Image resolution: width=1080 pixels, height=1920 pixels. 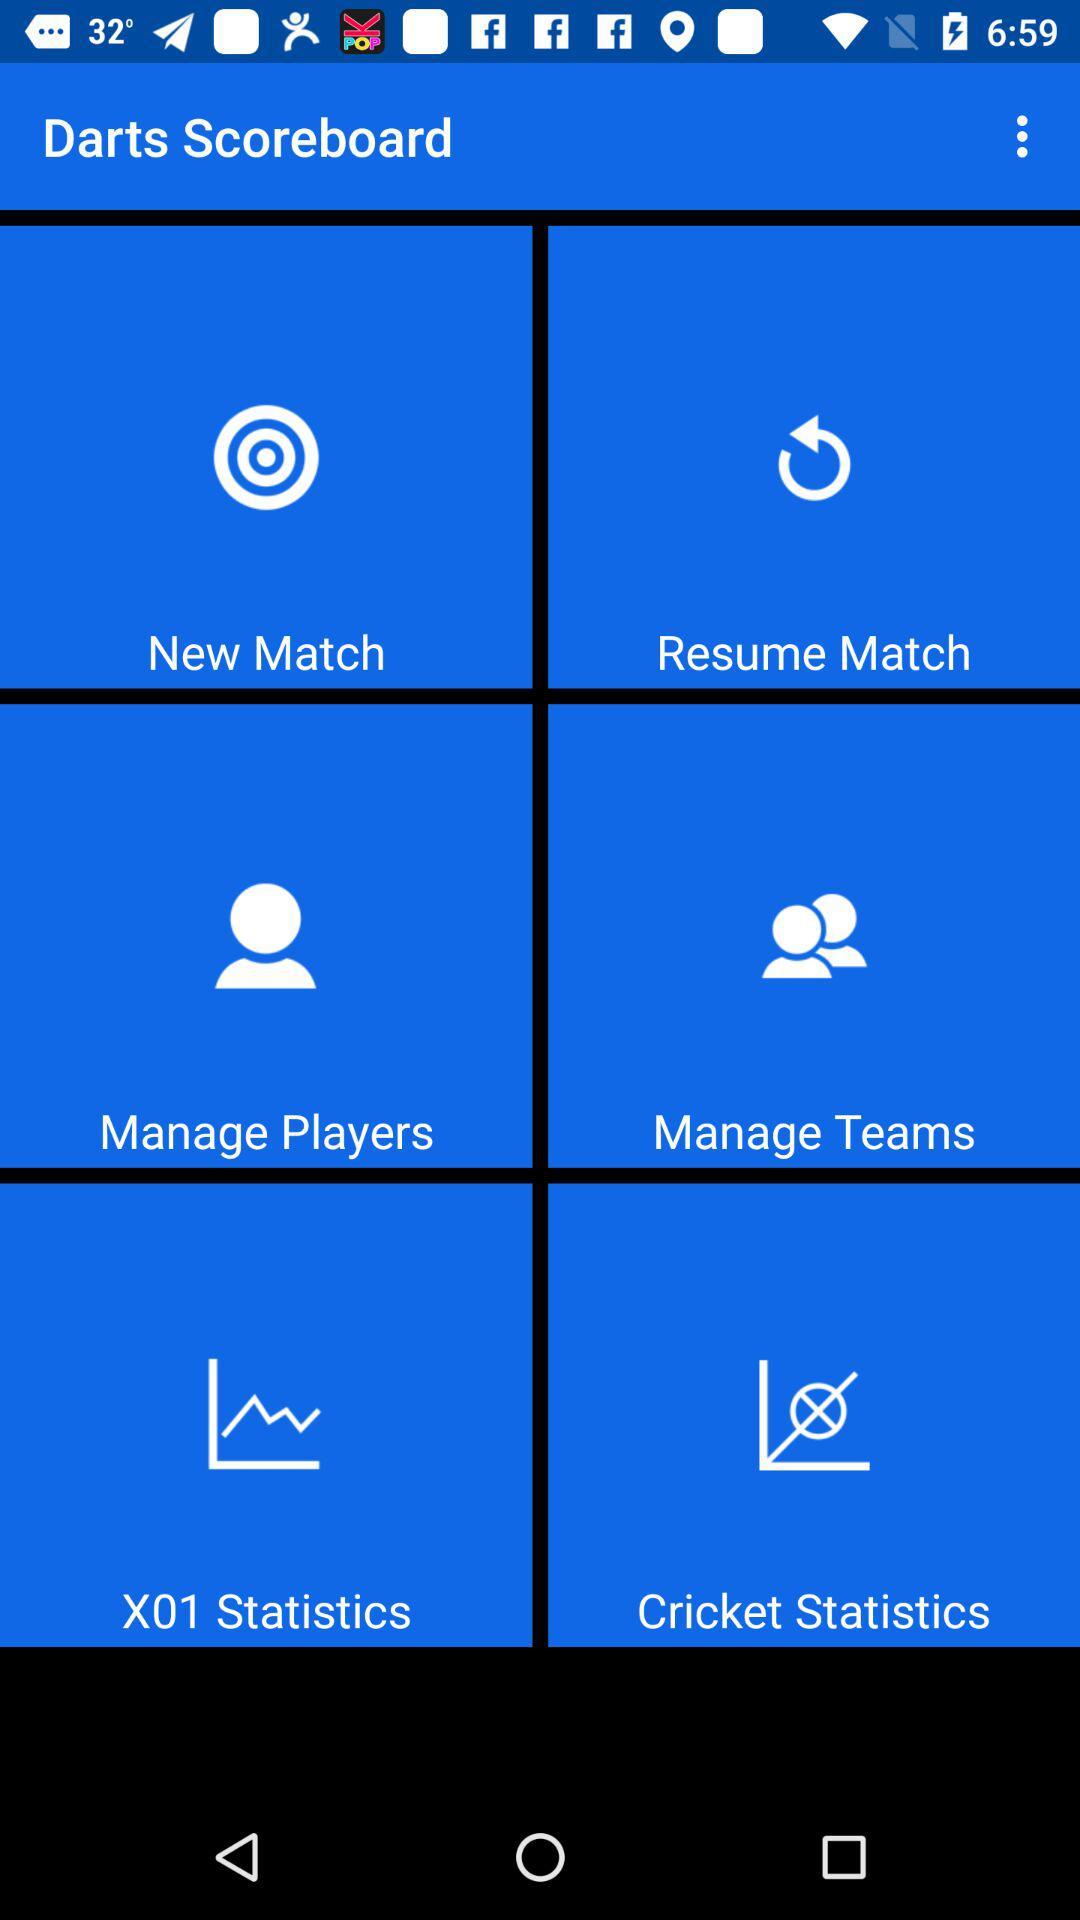 What do you see at coordinates (265, 1414) in the screenshot?
I see `tap x01 statistics icon` at bounding box center [265, 1414].